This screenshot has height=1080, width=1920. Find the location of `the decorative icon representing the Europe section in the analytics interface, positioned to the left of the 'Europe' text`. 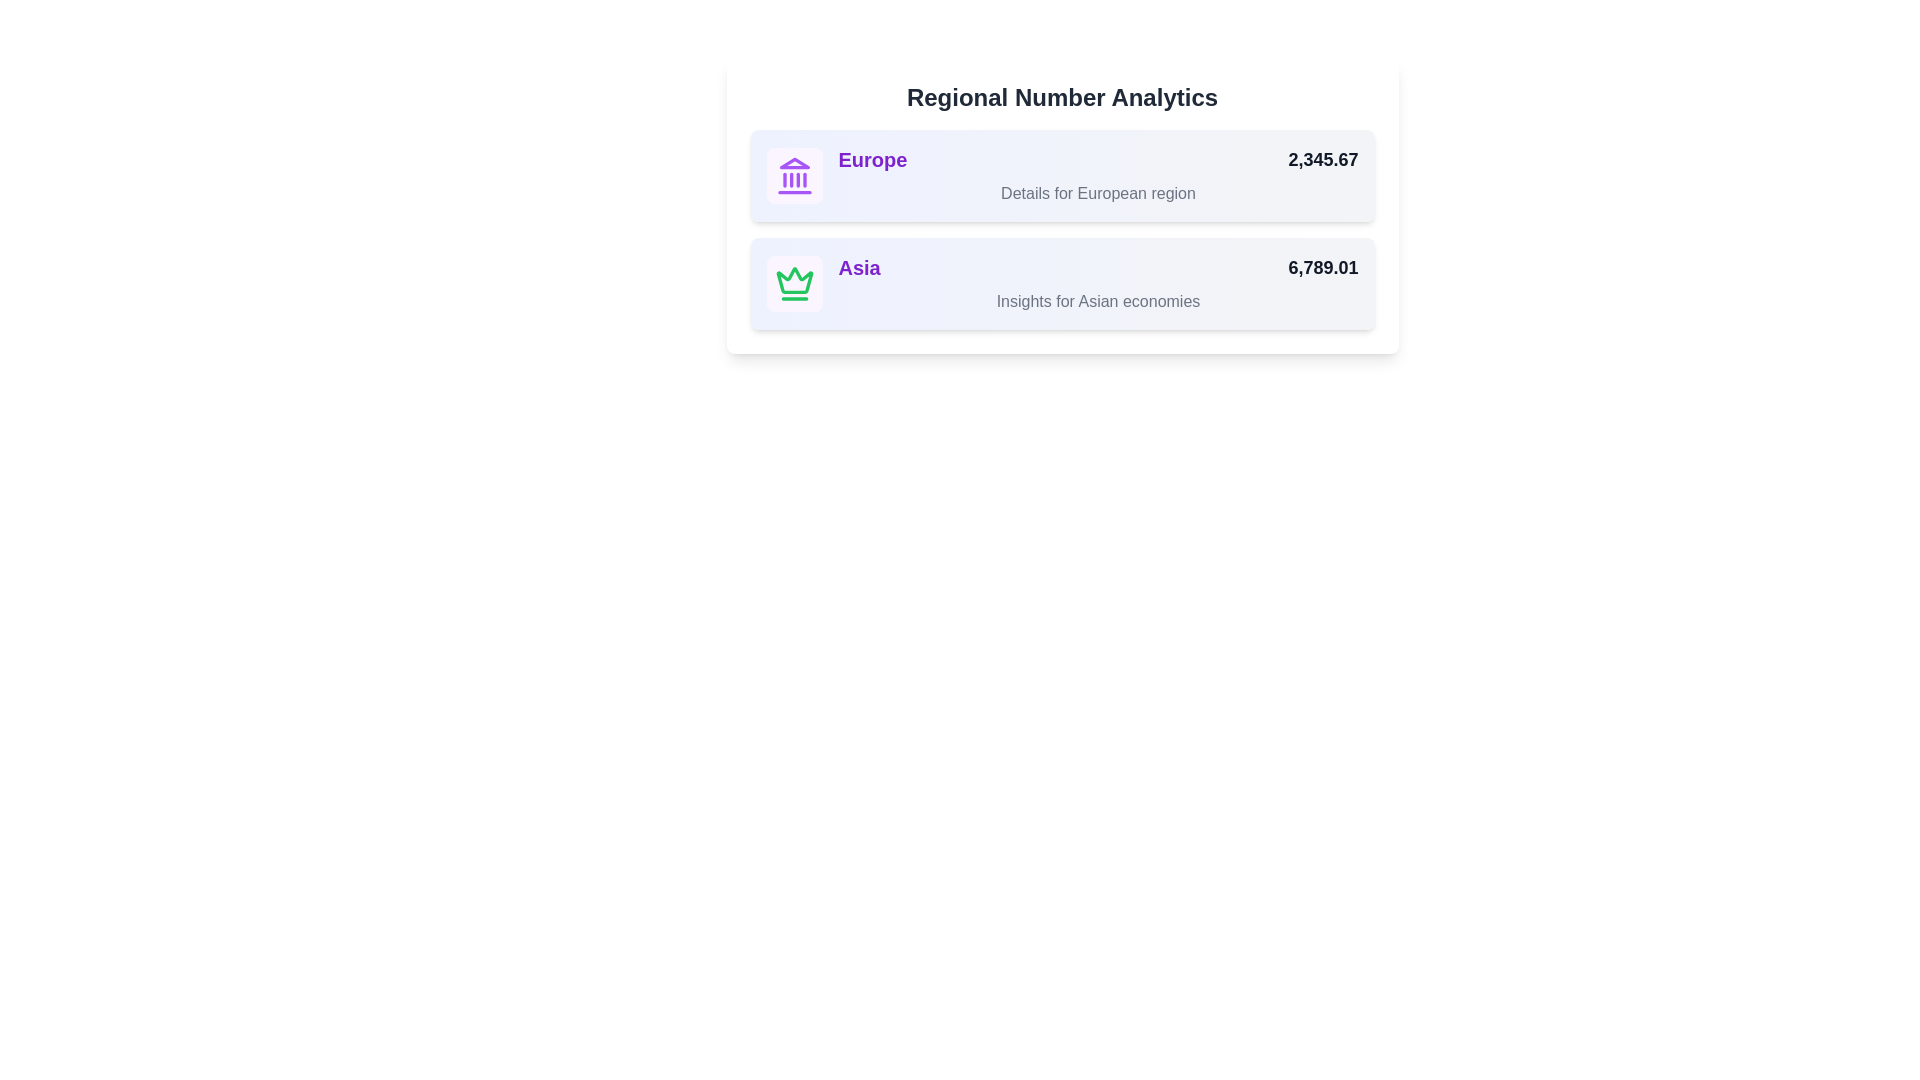

the decorative icon representing the Europe section in the analytics interface, positioned to the left of the 'Europe' text is located at coordinates (793, 175).